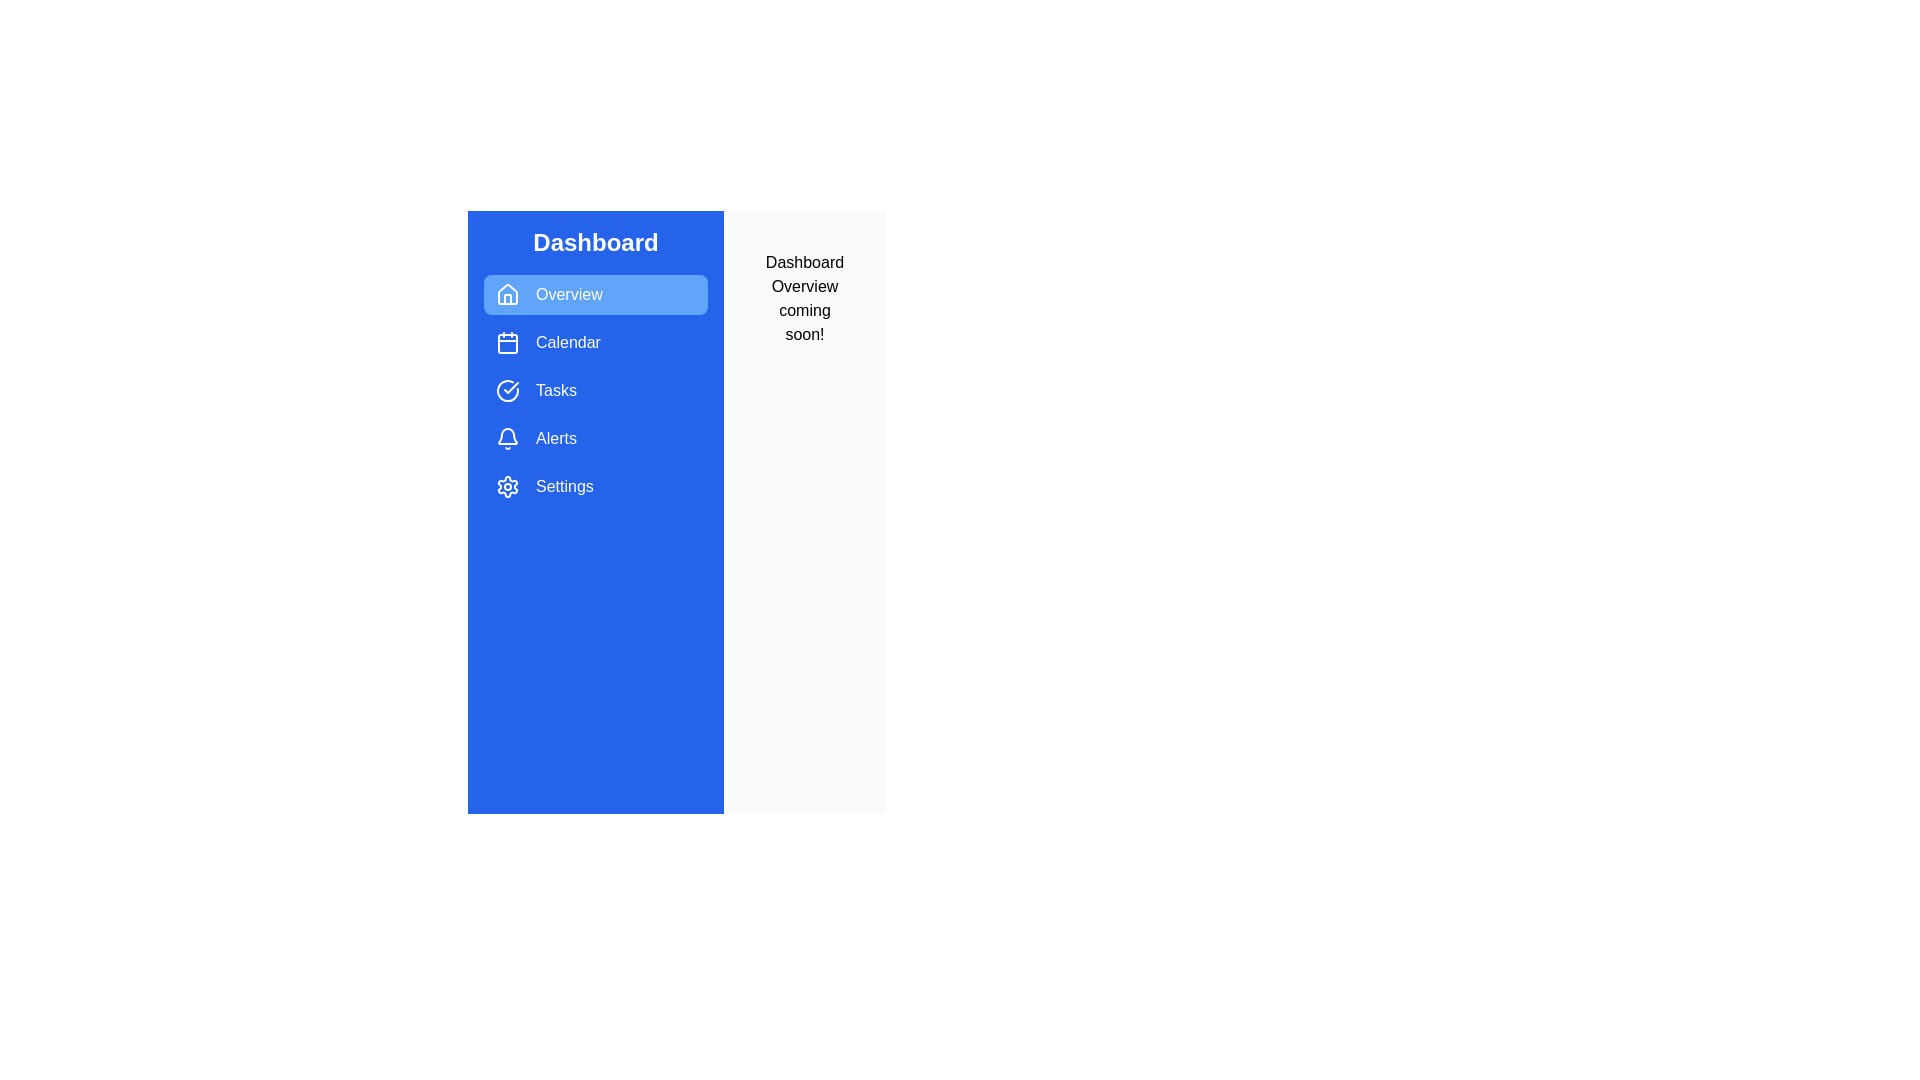 The width and height of the screenshot is (1920, 1080). I want to click on the house icon located at the top of the left-side menu, which is styled to match the application's blue theme and positioned next to the 'Overview' text, so click(508, 294).